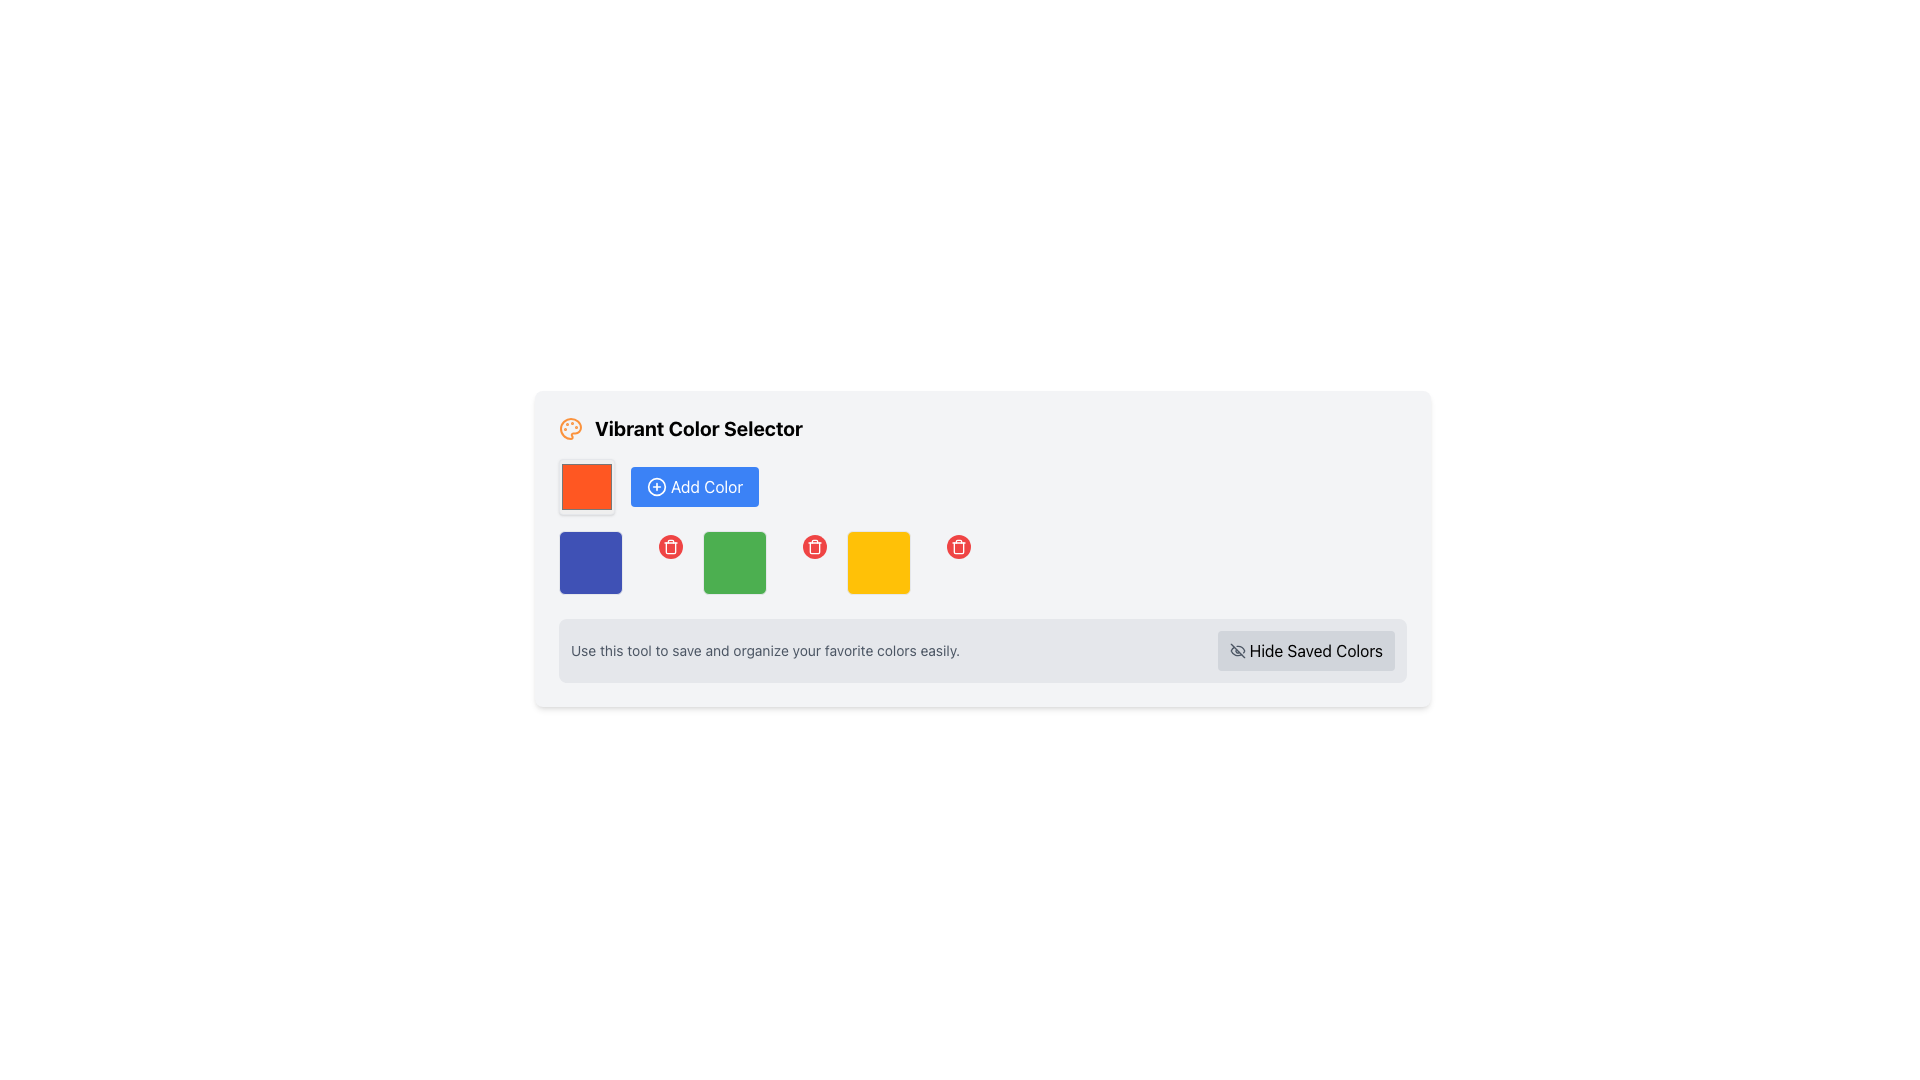  Describe the element at coordinates (878, 563) in the screenshot. I see `the color preview swatch, which is a 16x16 unit square with a solid yellow background located immediately to the right of a green square` at that location.